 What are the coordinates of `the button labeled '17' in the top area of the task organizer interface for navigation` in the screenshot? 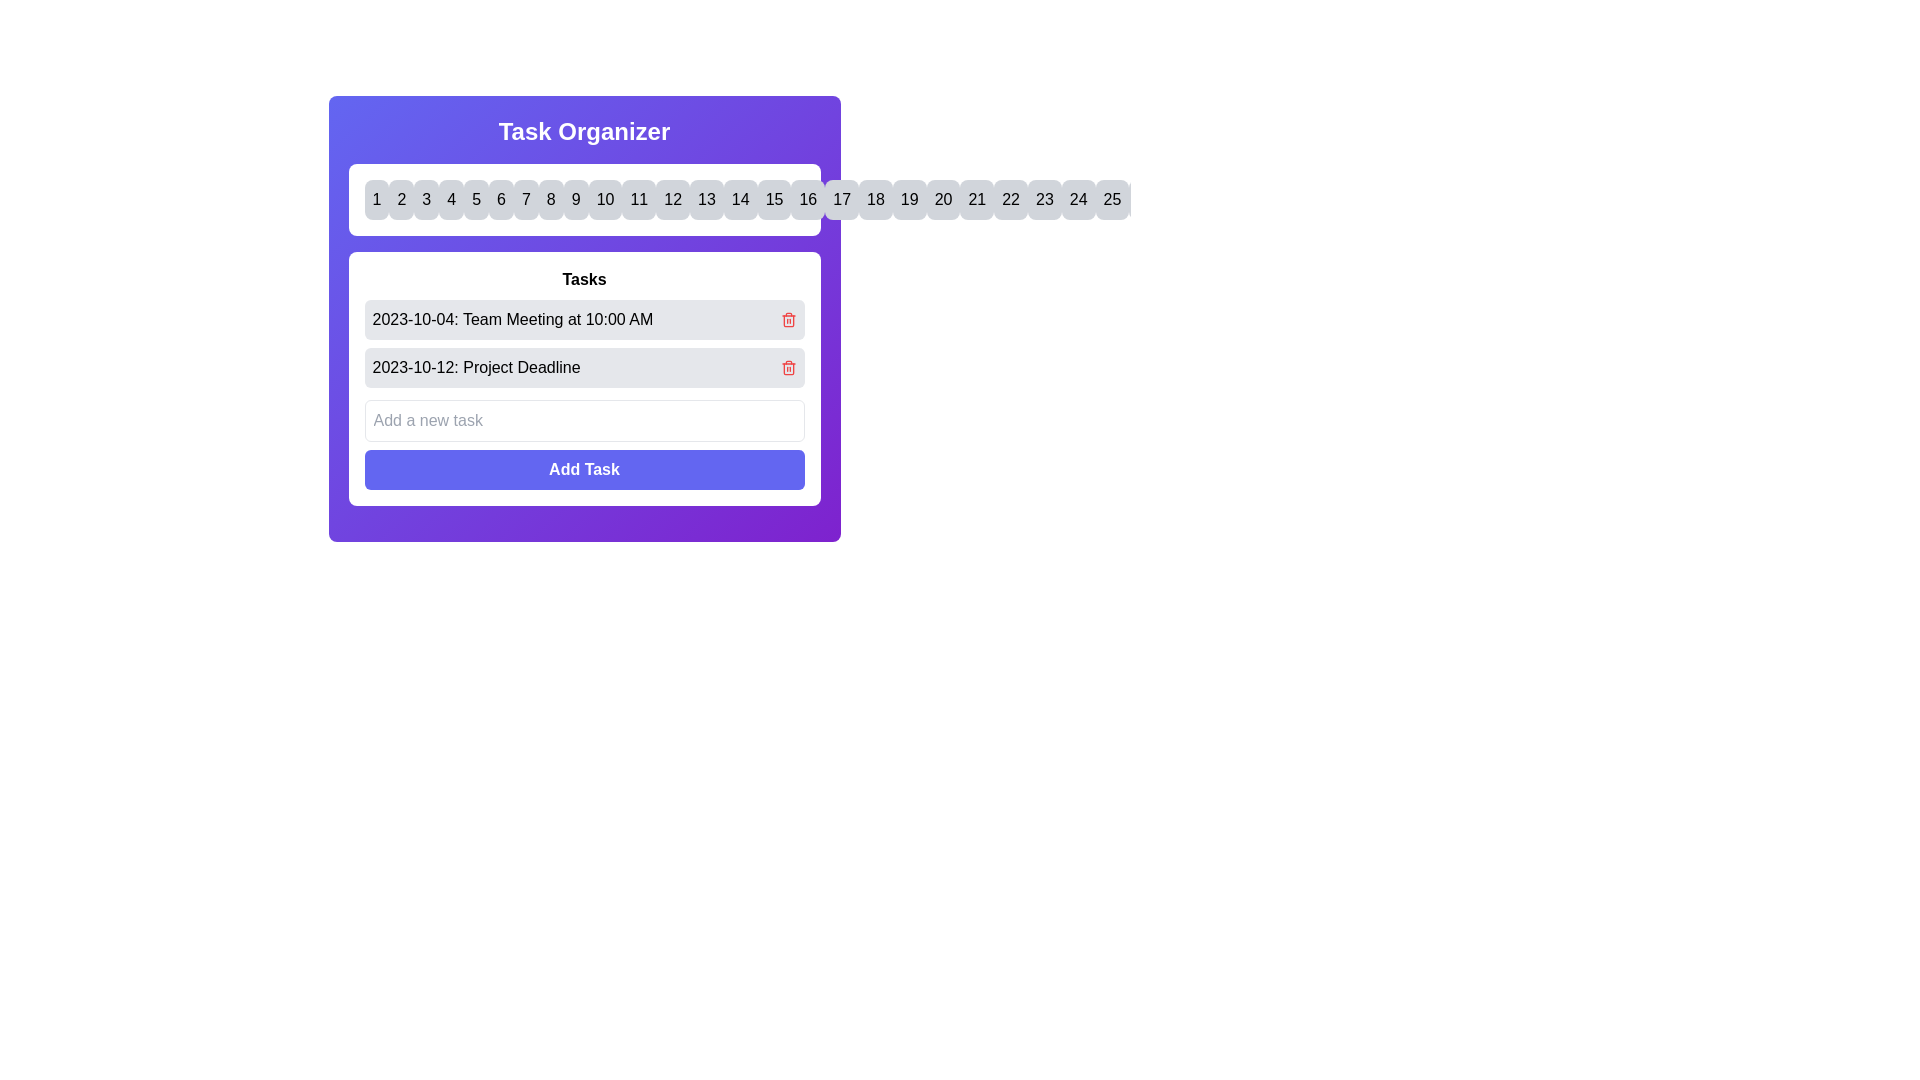 It's located at (842, 200).